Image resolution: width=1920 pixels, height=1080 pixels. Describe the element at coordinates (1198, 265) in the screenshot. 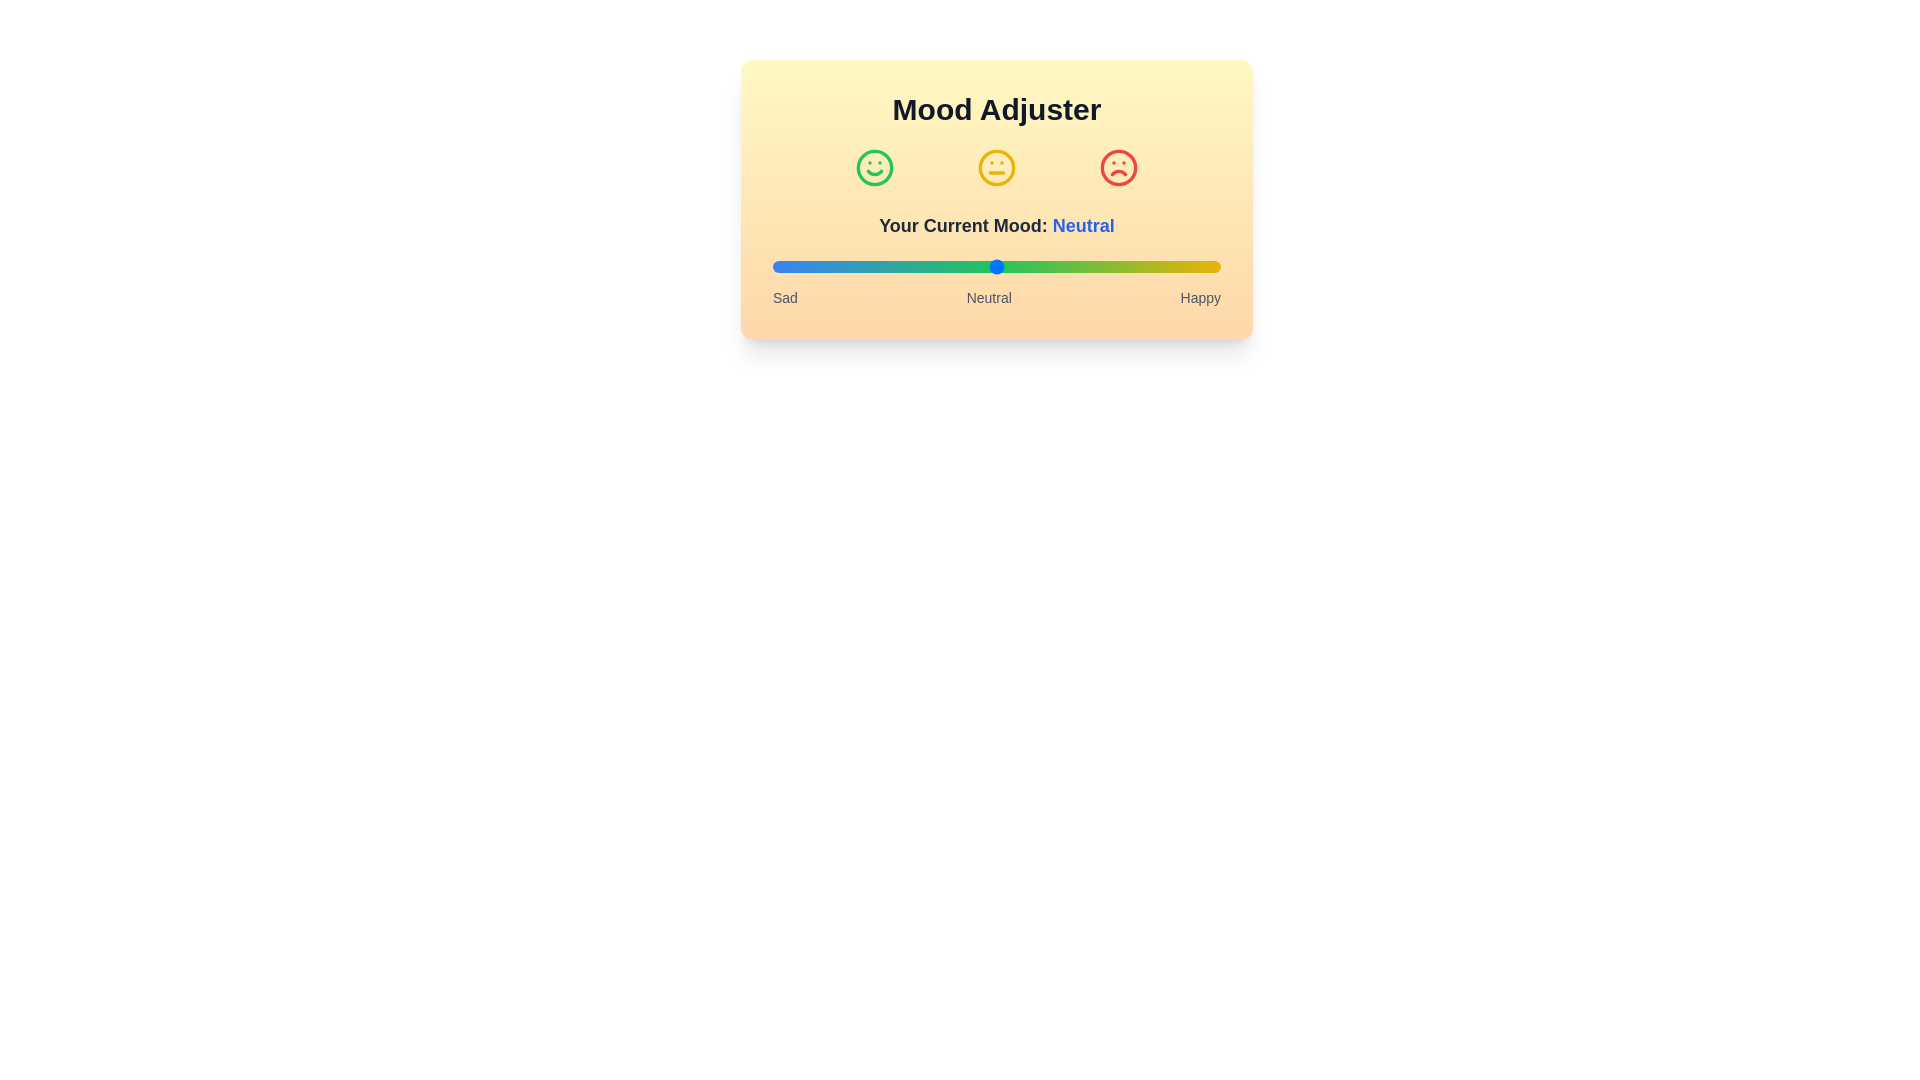

I see `the mood slider to set the mood to 95%` at that location.